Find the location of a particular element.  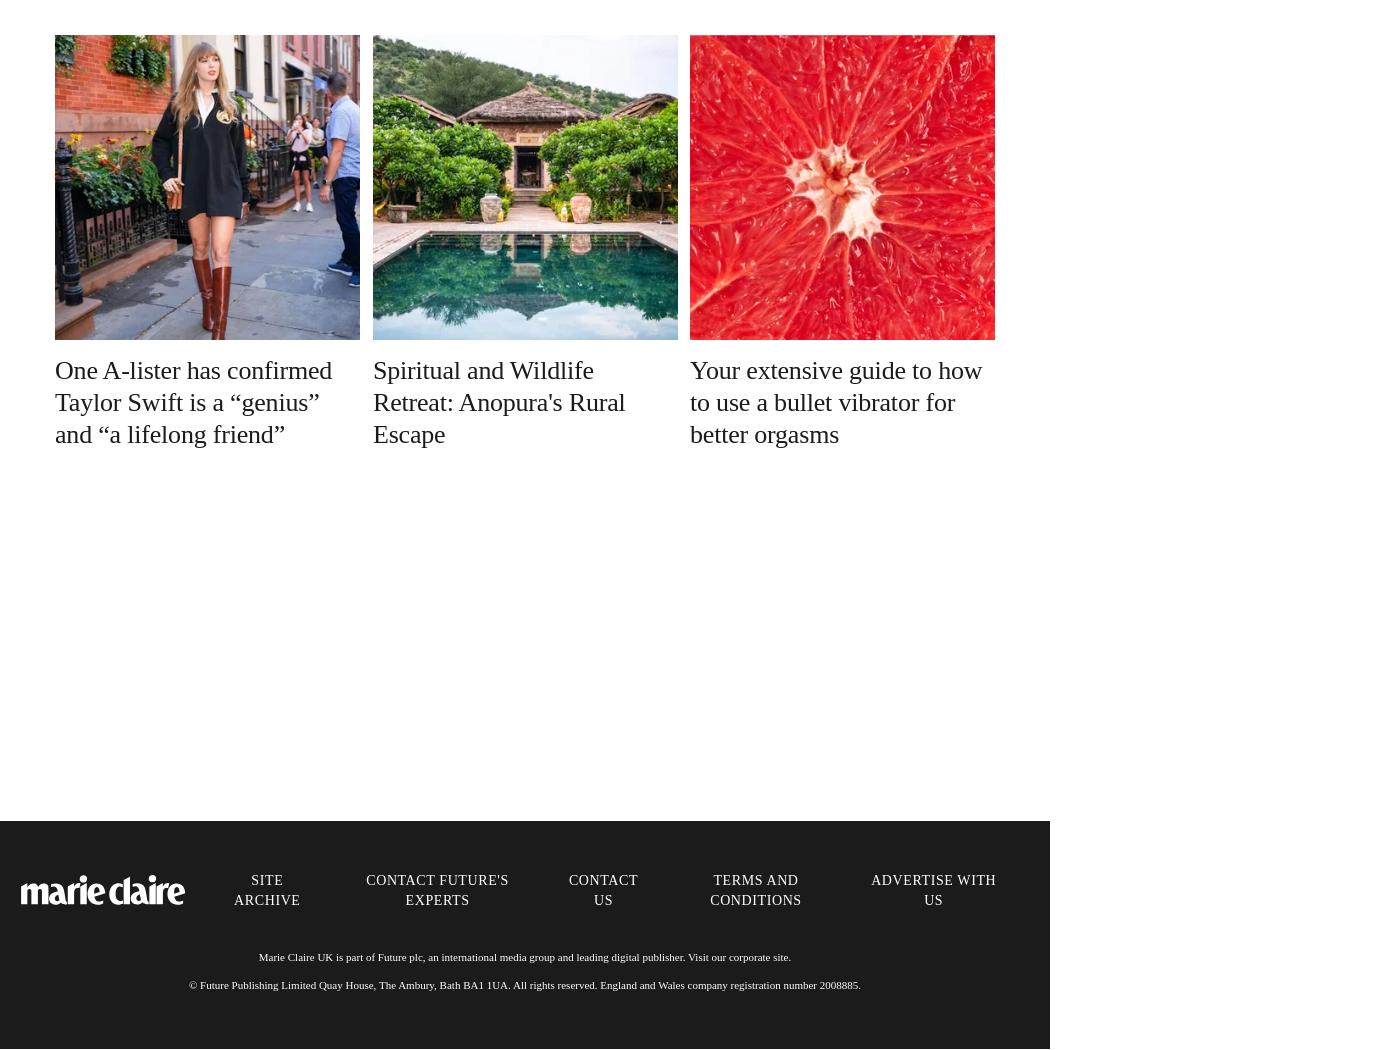

'Terms and conditions' is located at coordinates (755, 888).